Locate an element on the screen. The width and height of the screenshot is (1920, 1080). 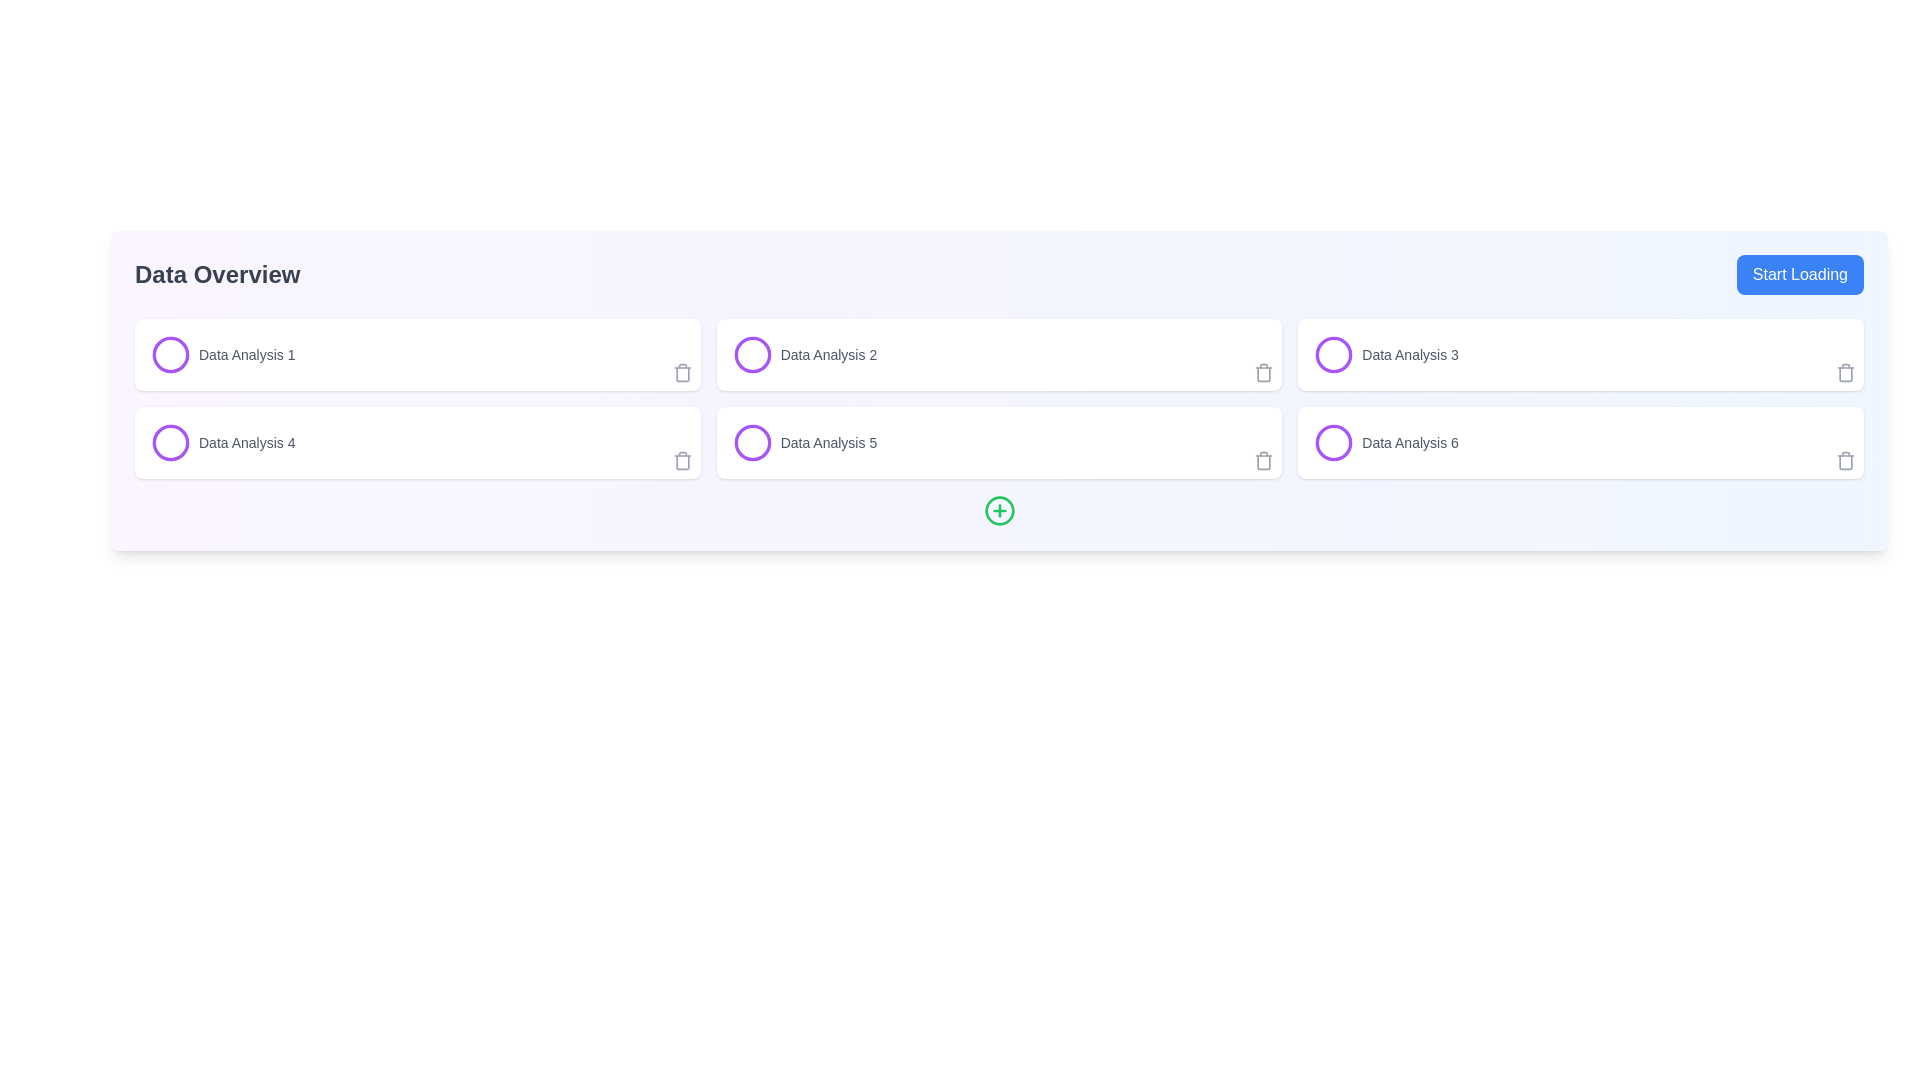
the 'Data Analysis 6' button located is located at coordinates (1385, 442).